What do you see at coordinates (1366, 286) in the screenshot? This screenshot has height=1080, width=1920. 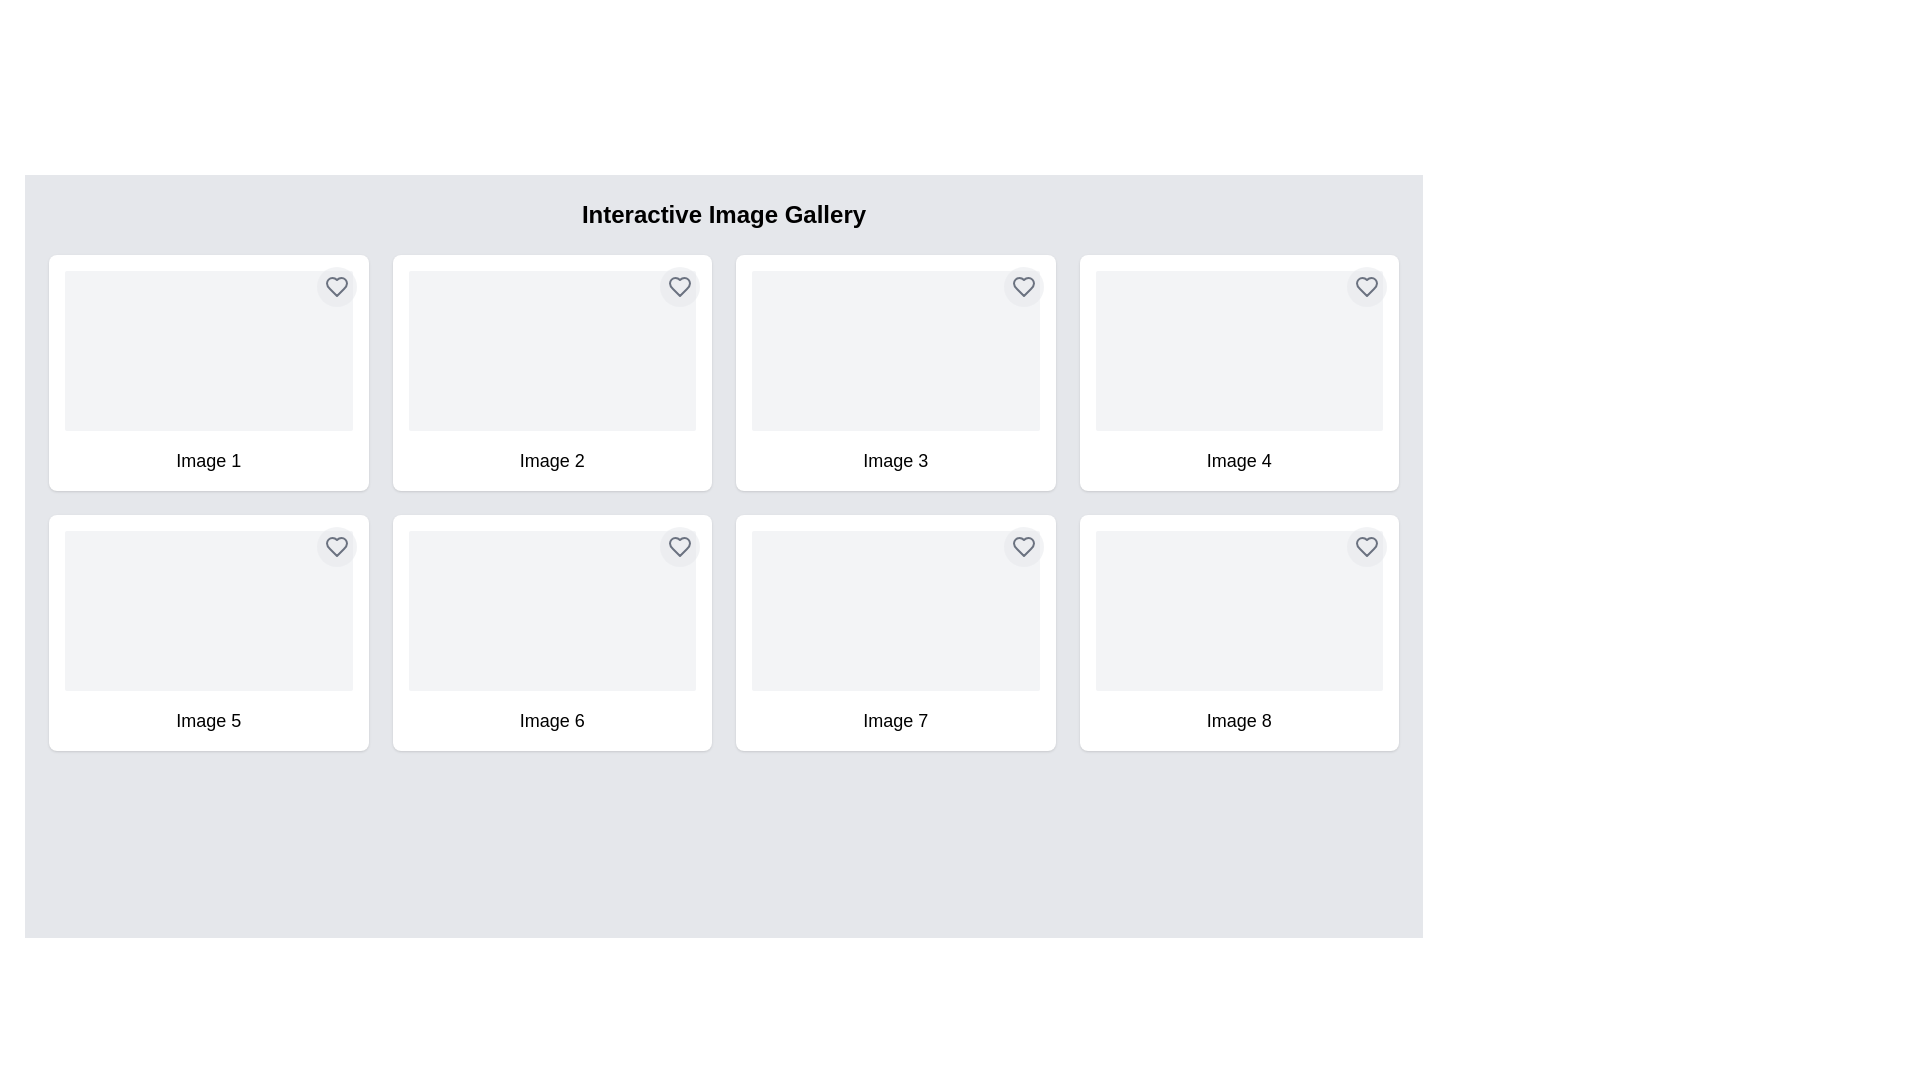 I see `the circular button with a semi-transparent gray background and heart-shaped icon in the top-right corner of the 'Image 4' card` at bounding box center [1366, 286].